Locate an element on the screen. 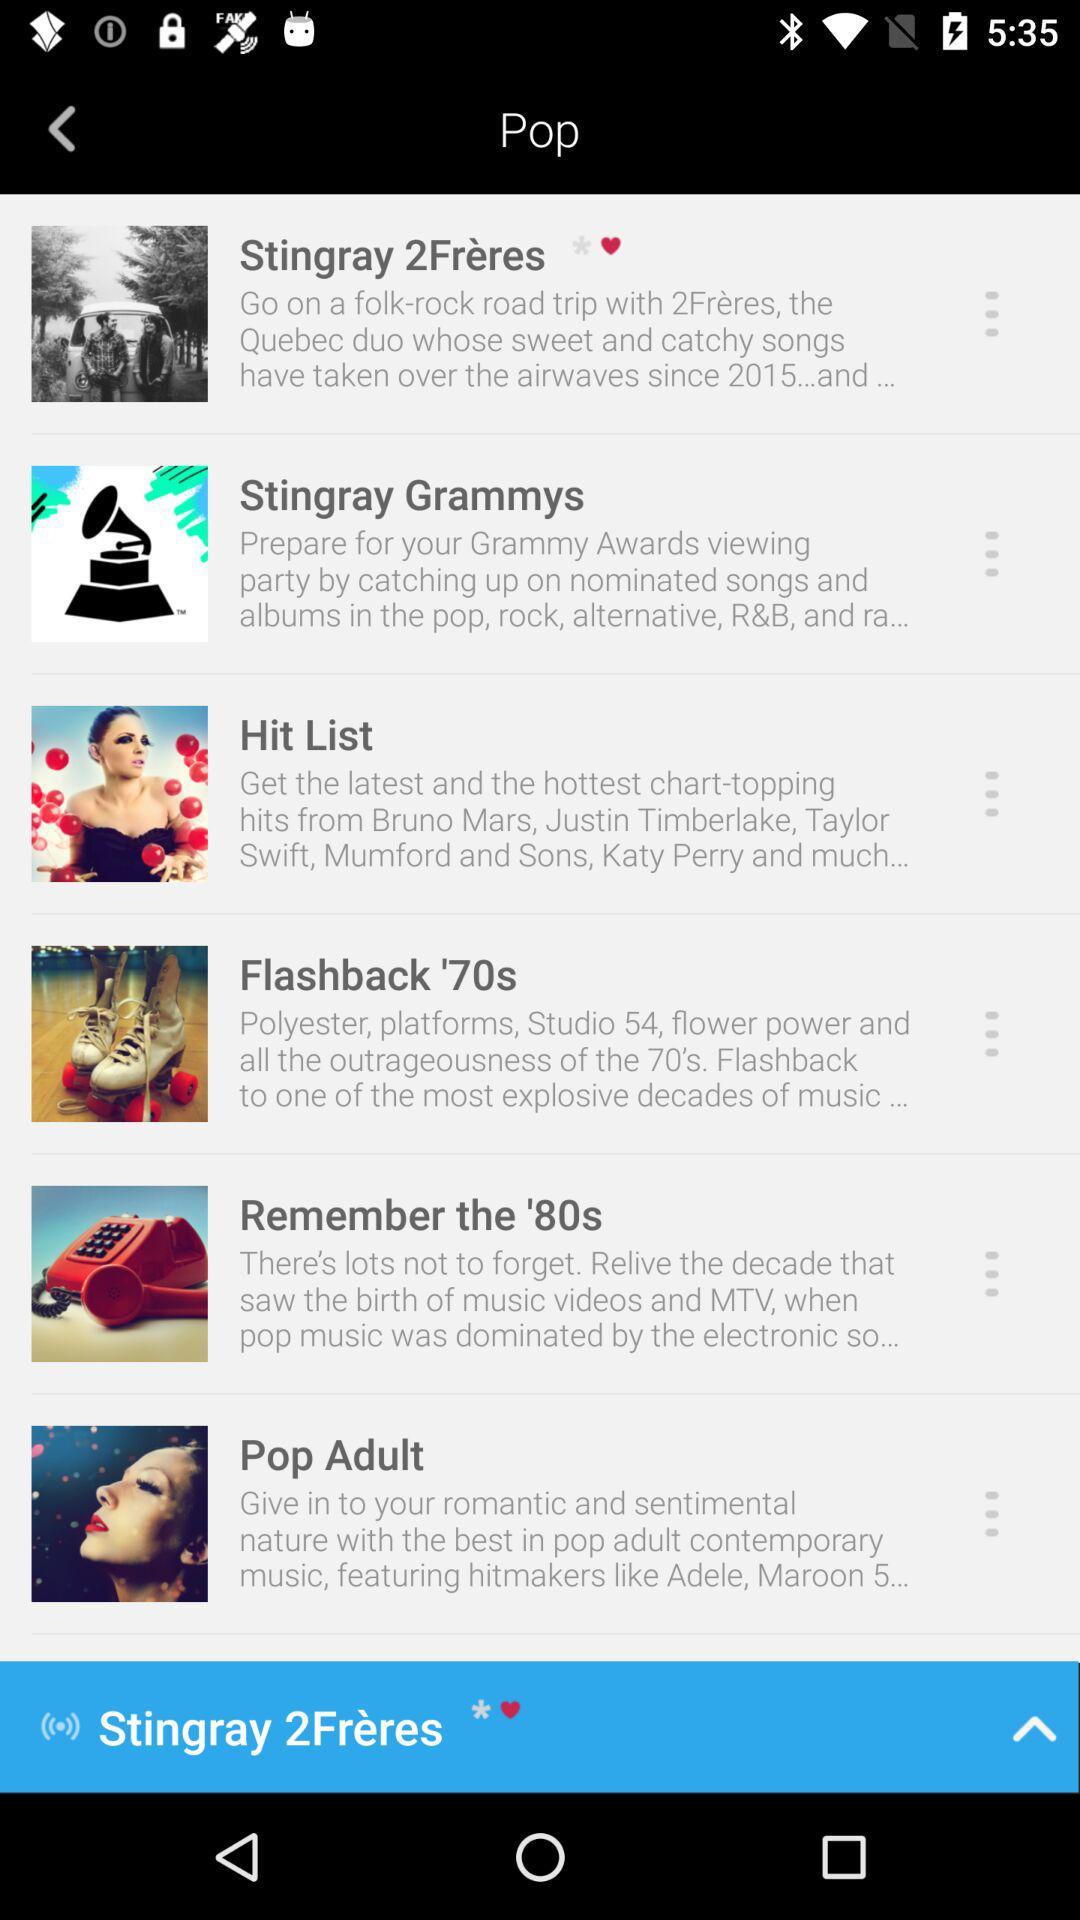 The width and height of the screenshot is (1080, 1920). the icon next to the pop is located at coordinates (61, 127).